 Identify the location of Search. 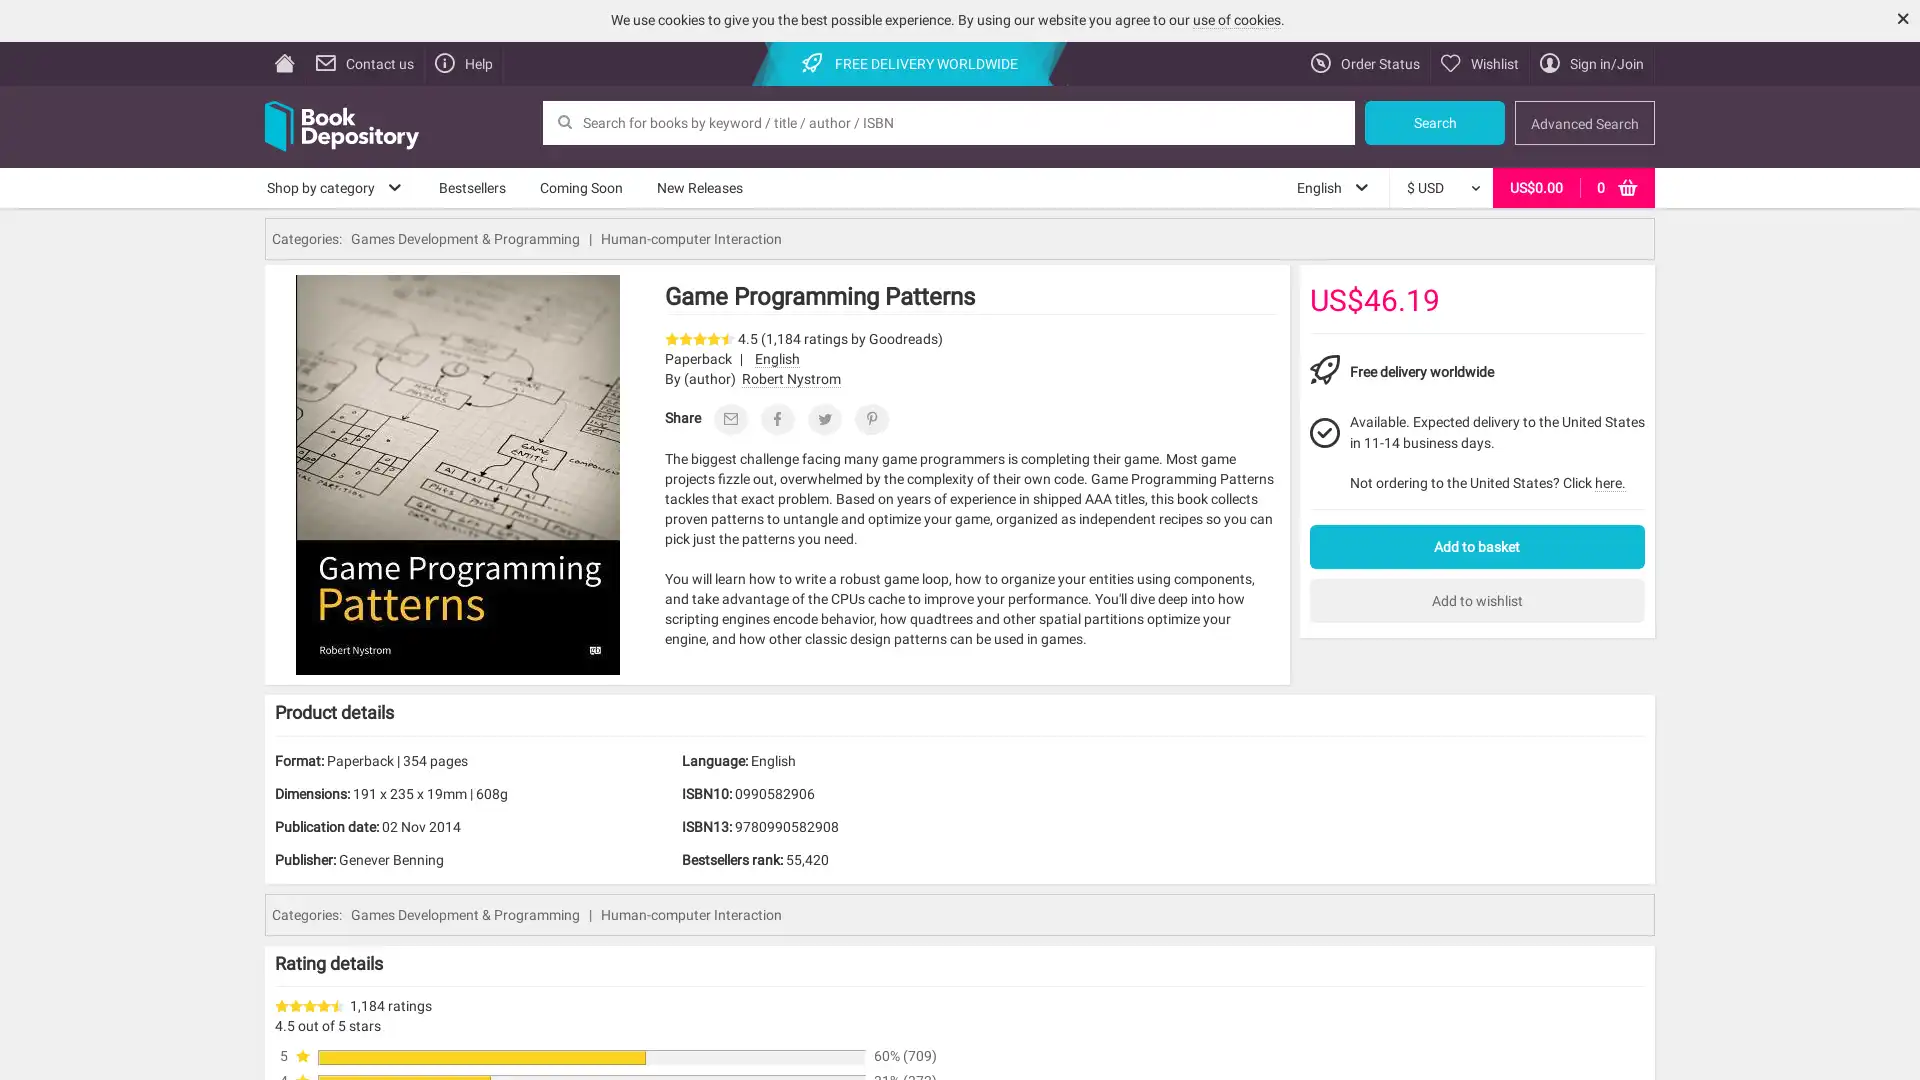
(1434, 122).